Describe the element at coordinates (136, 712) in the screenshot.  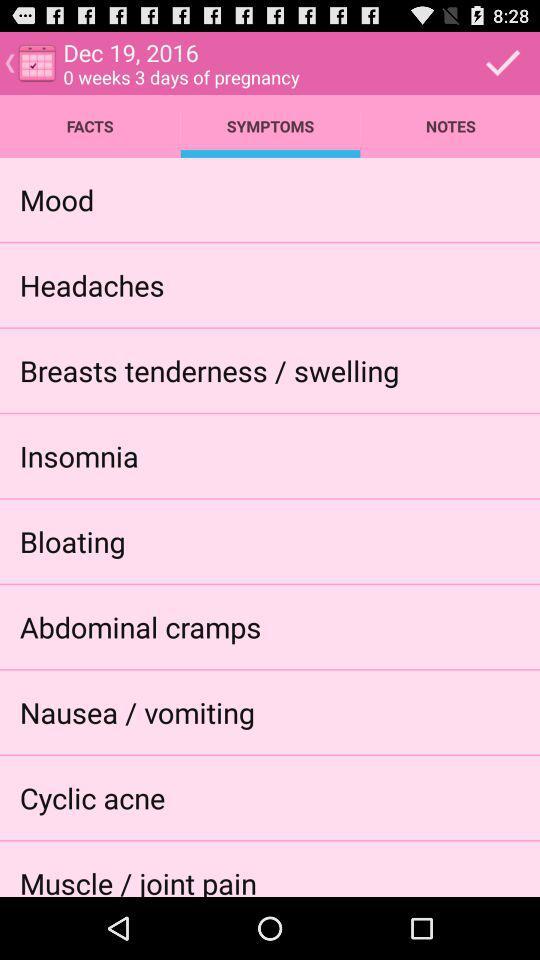
I see `the nausea / vomiting icon` at that location.